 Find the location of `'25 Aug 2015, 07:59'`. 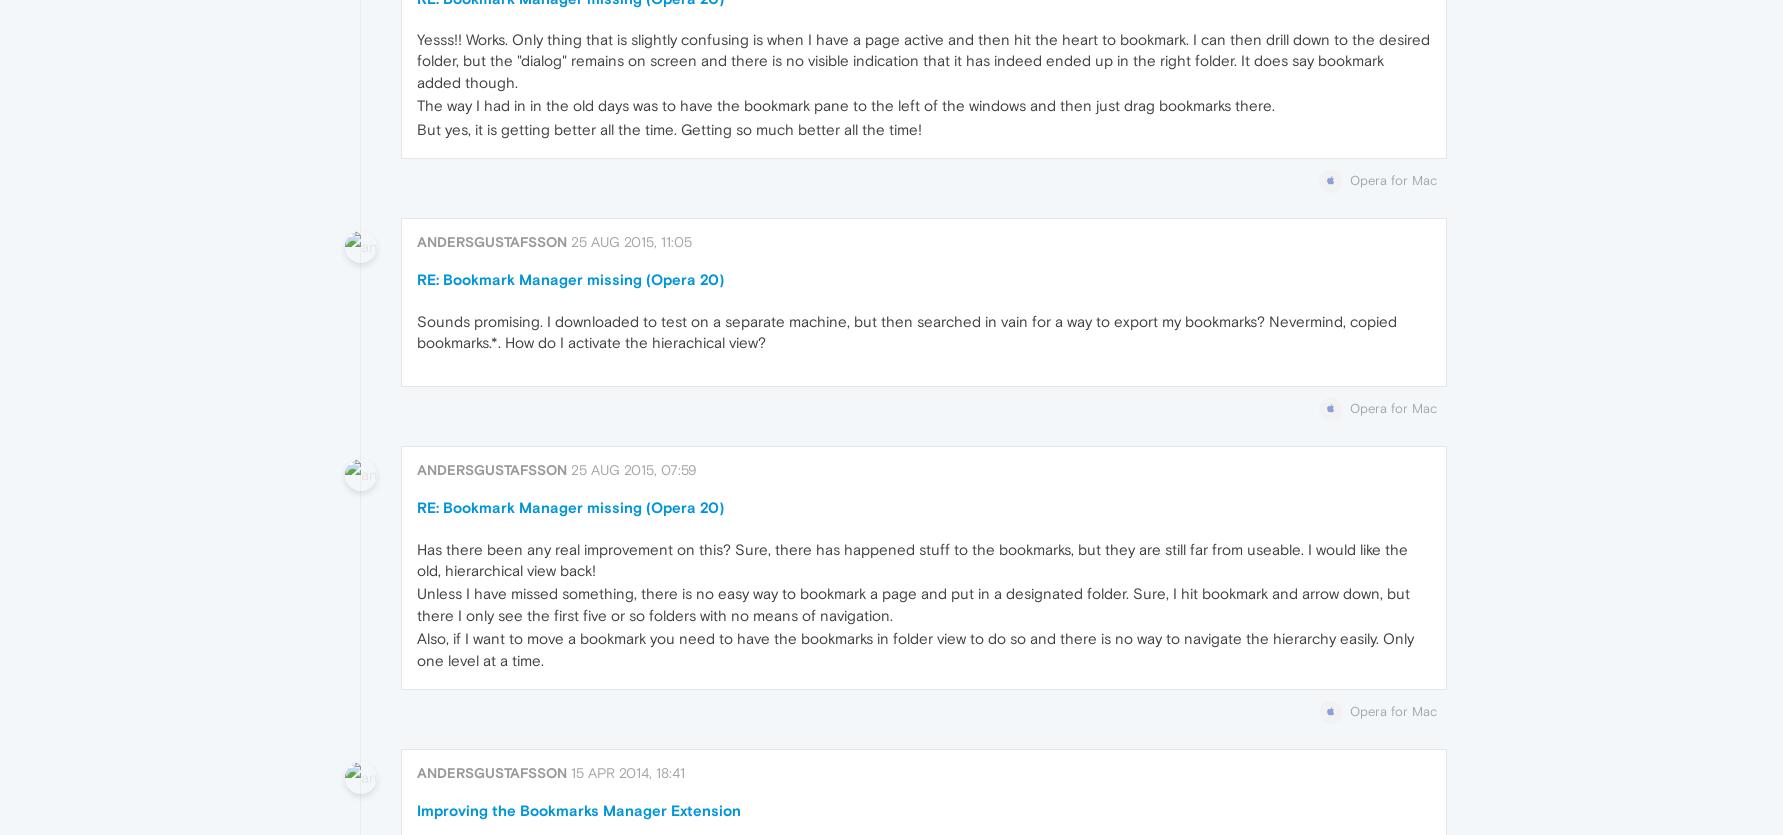

'25 Aug 2015, 07:59' is located at coordinates (569, 469).